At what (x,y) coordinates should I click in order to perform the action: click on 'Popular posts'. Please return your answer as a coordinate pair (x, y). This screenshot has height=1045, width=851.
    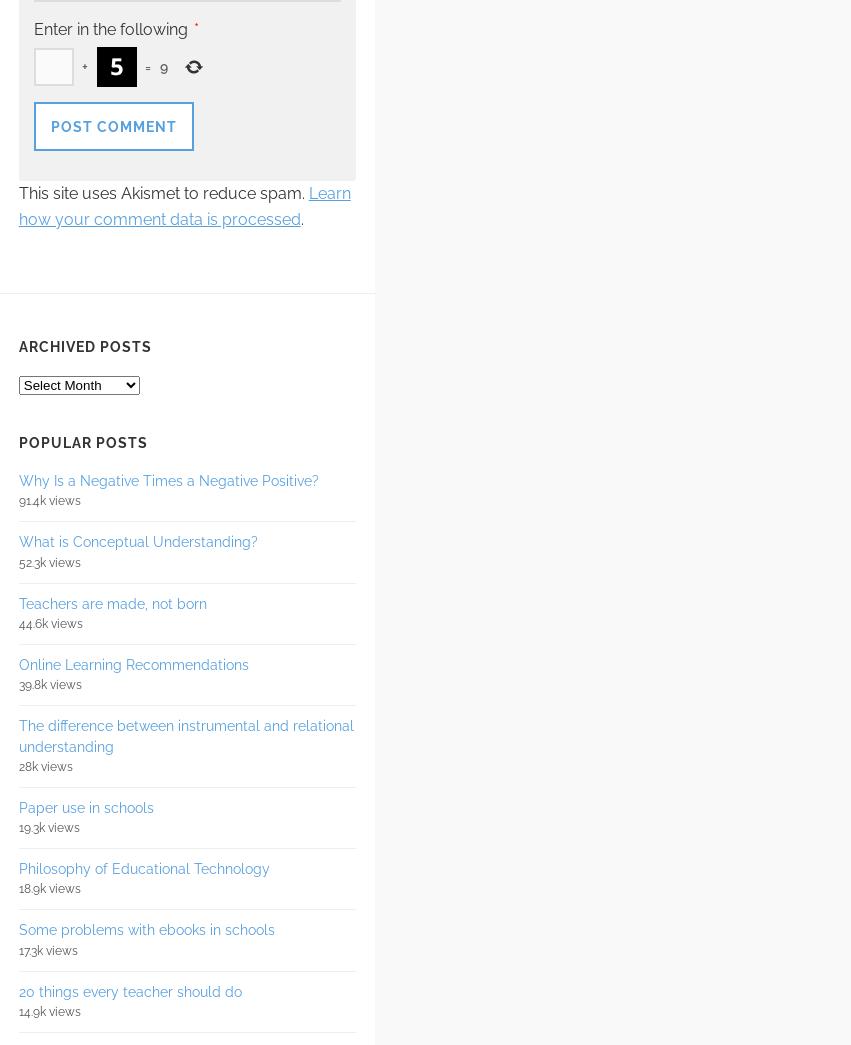
    Looking at the image, I should click on (17, 442).